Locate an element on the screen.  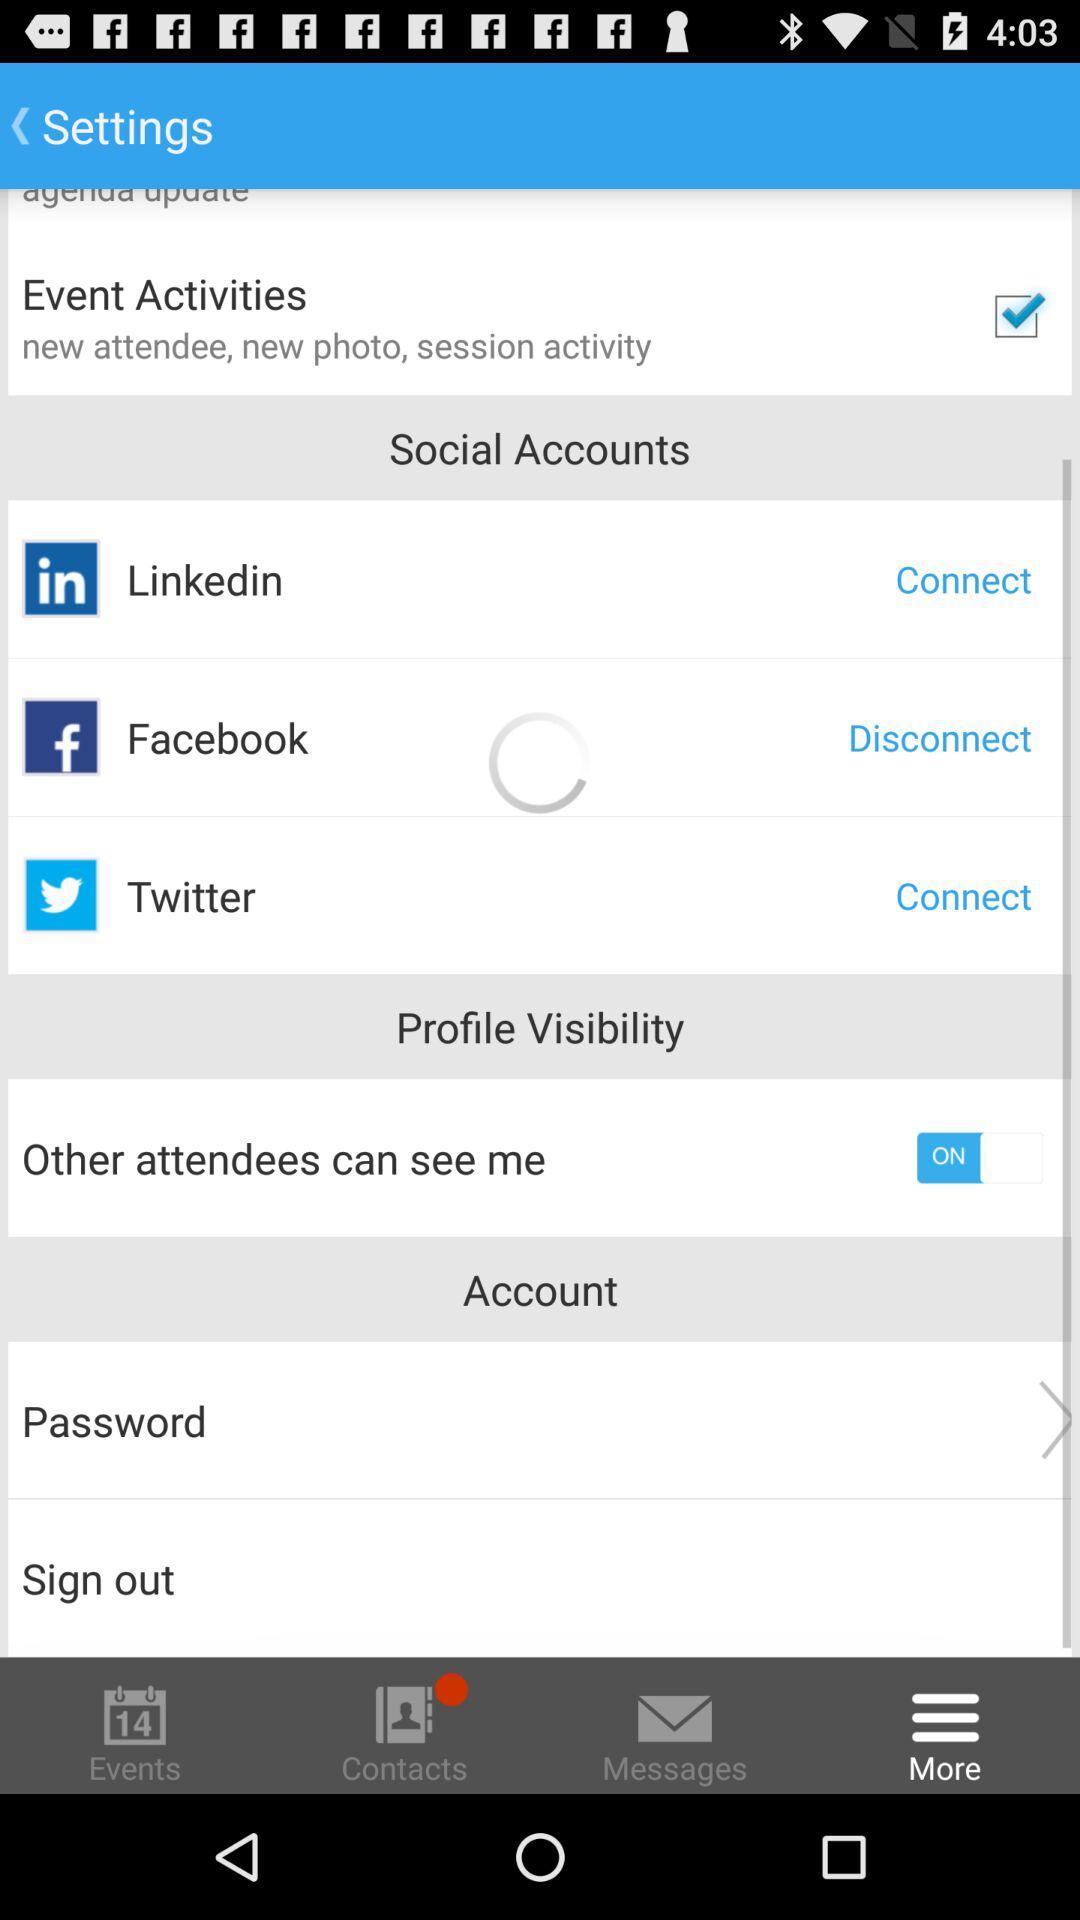
tick option is located at coordinates (1016, 315).